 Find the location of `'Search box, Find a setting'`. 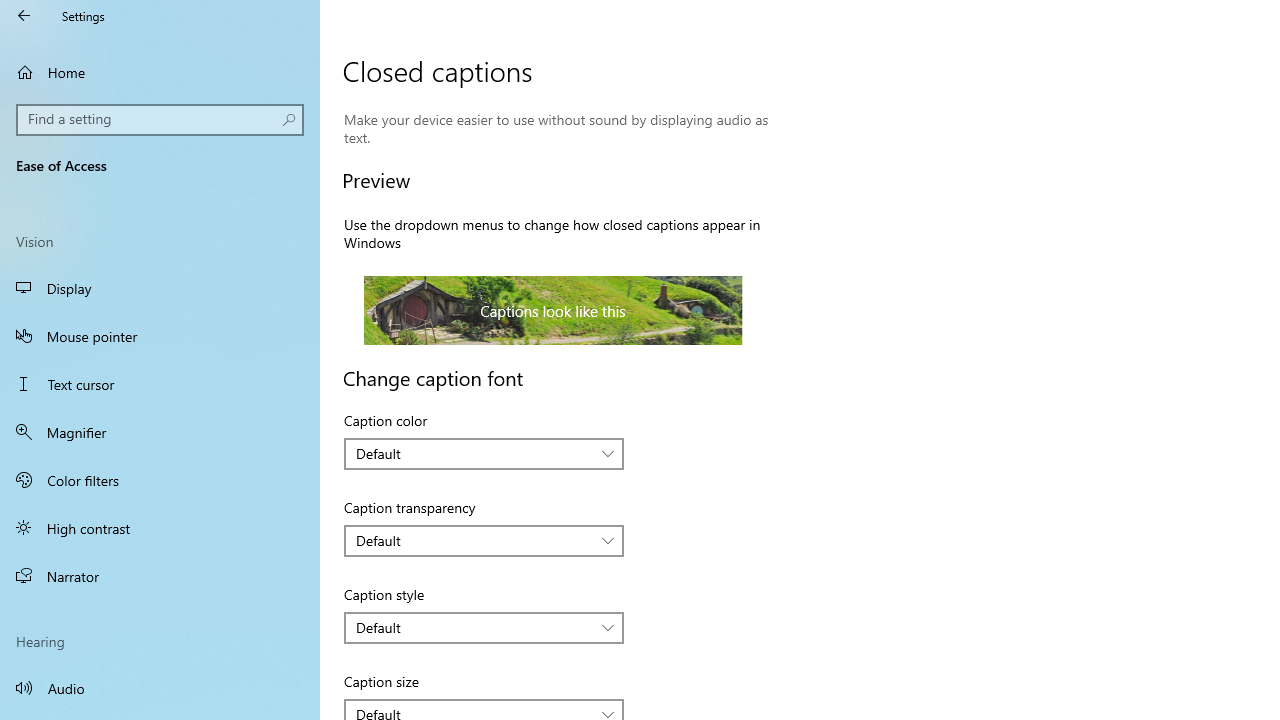

'Search box, Find a setting' is located at coordinates (160, 119).